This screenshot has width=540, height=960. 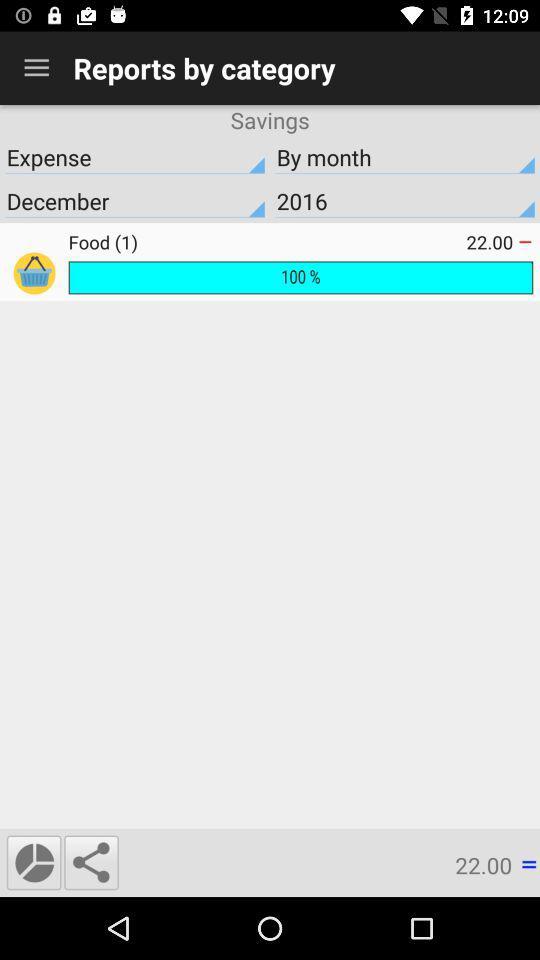 What do you see at coordinates (405, 201) in the screenshot?
I see `the item above food (1) icon` at bounding box center [405, 201].